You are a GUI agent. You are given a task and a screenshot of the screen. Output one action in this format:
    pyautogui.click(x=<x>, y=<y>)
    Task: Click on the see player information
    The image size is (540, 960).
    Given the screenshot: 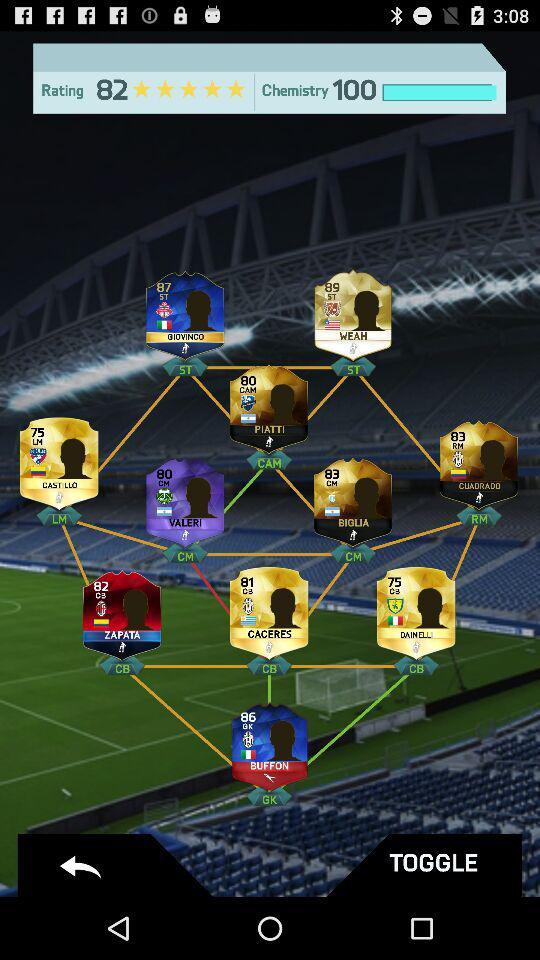 What is the action you would take?
    pyautogui.click(x=269, y=608)
    